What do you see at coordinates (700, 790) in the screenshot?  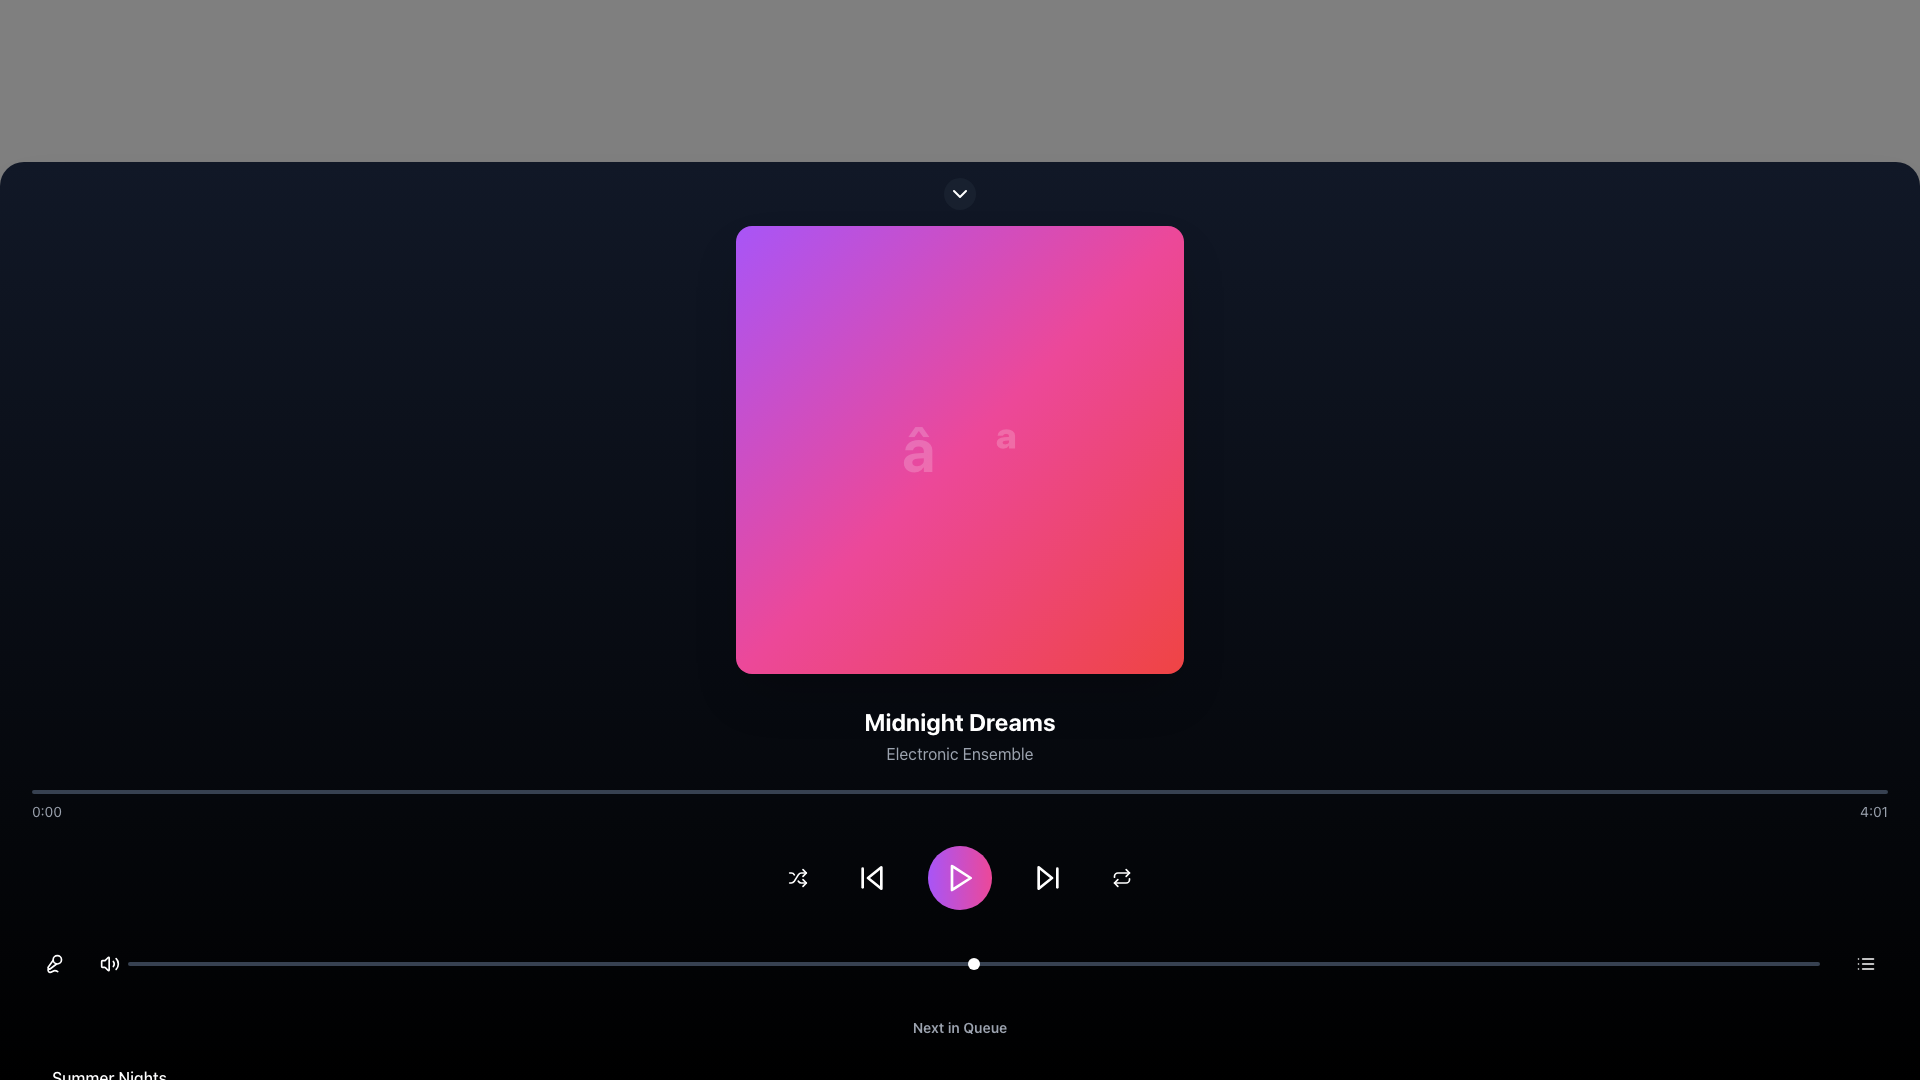 I see `playback position` at bounding box center [700, 790].